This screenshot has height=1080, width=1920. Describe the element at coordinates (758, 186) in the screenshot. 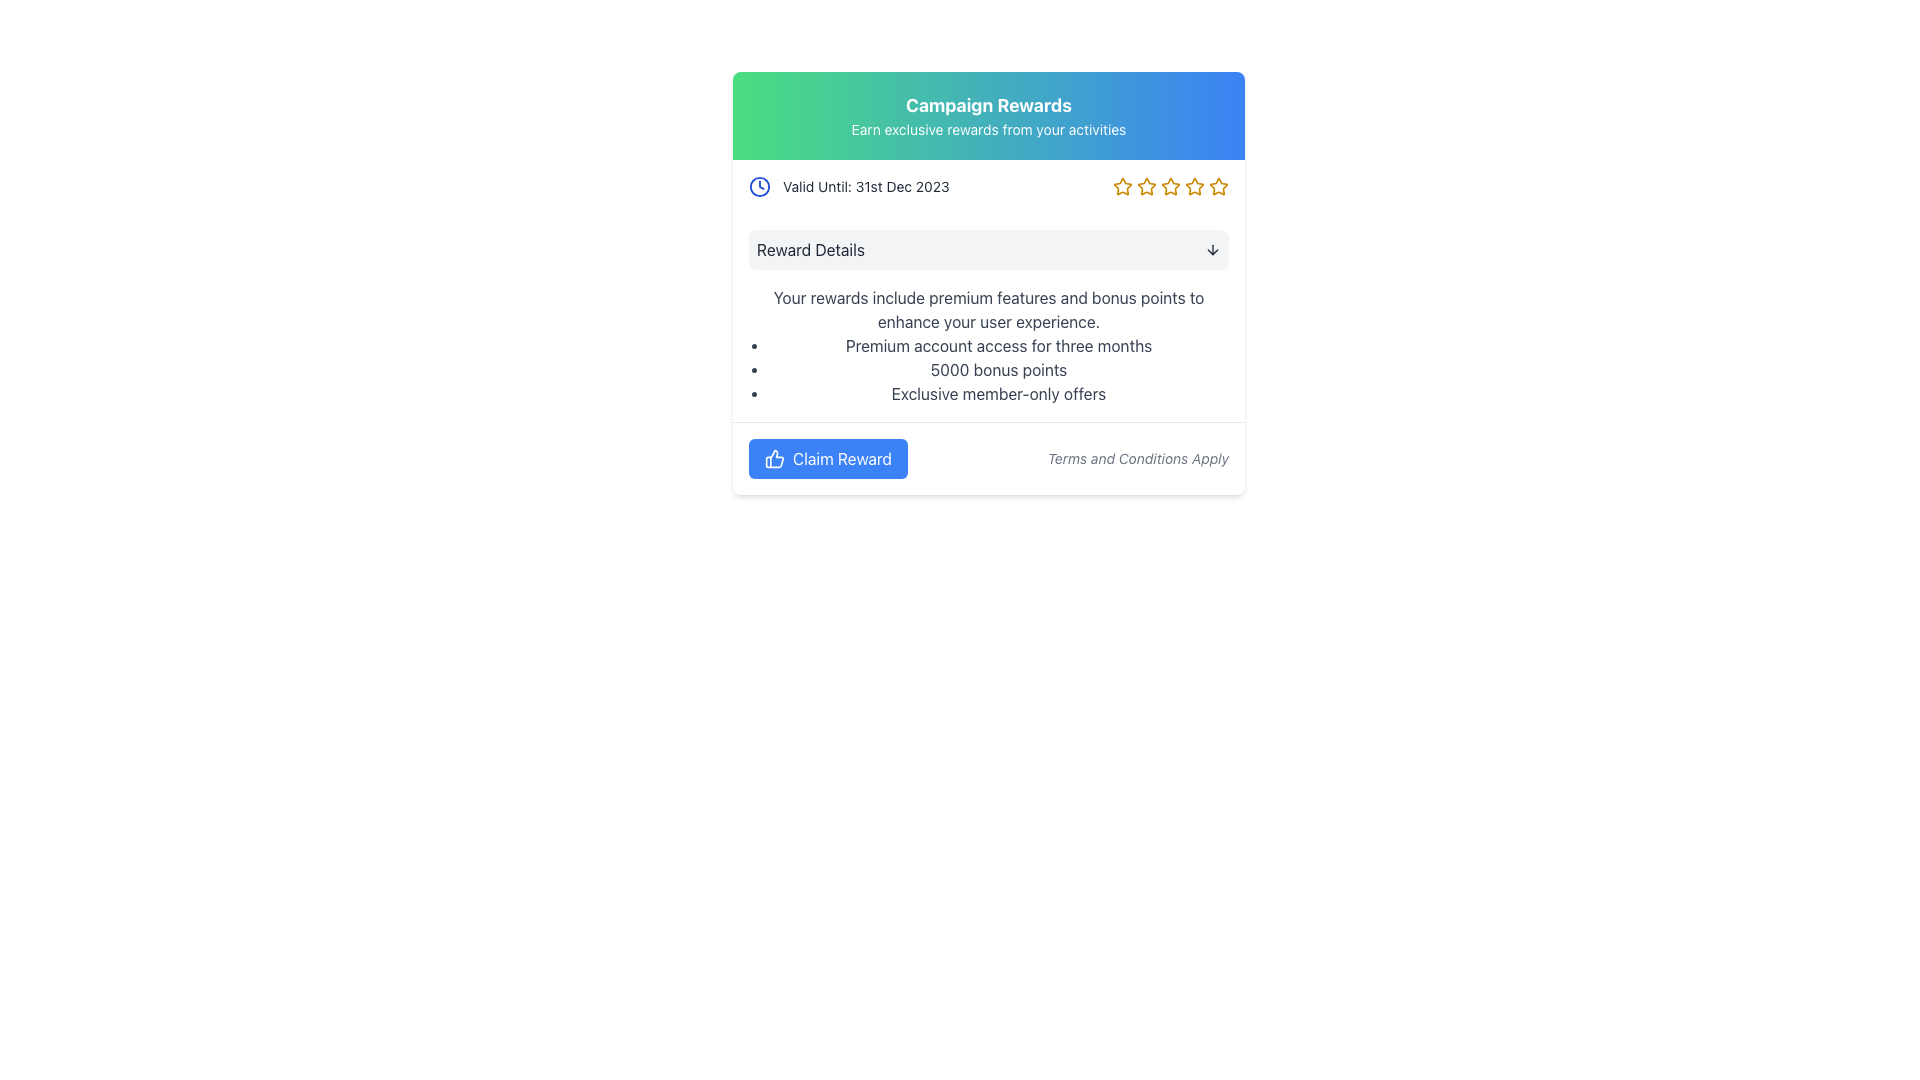

I see `the blue clock icon located to the left of the text 'Valid Until: 31st Dec 2023'` at that location.